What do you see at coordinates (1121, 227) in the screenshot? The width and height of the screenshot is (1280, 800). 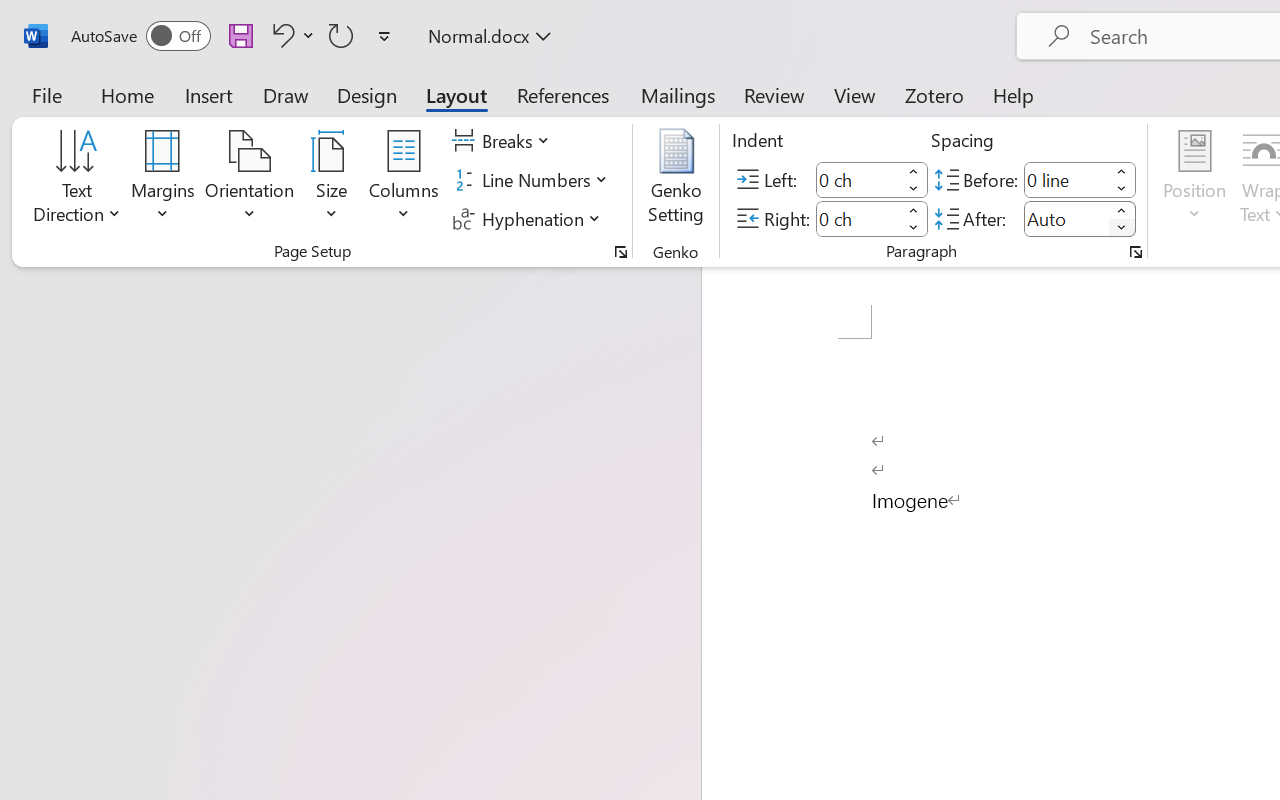 I see `'Less'` at bounding box center [1121, 227].